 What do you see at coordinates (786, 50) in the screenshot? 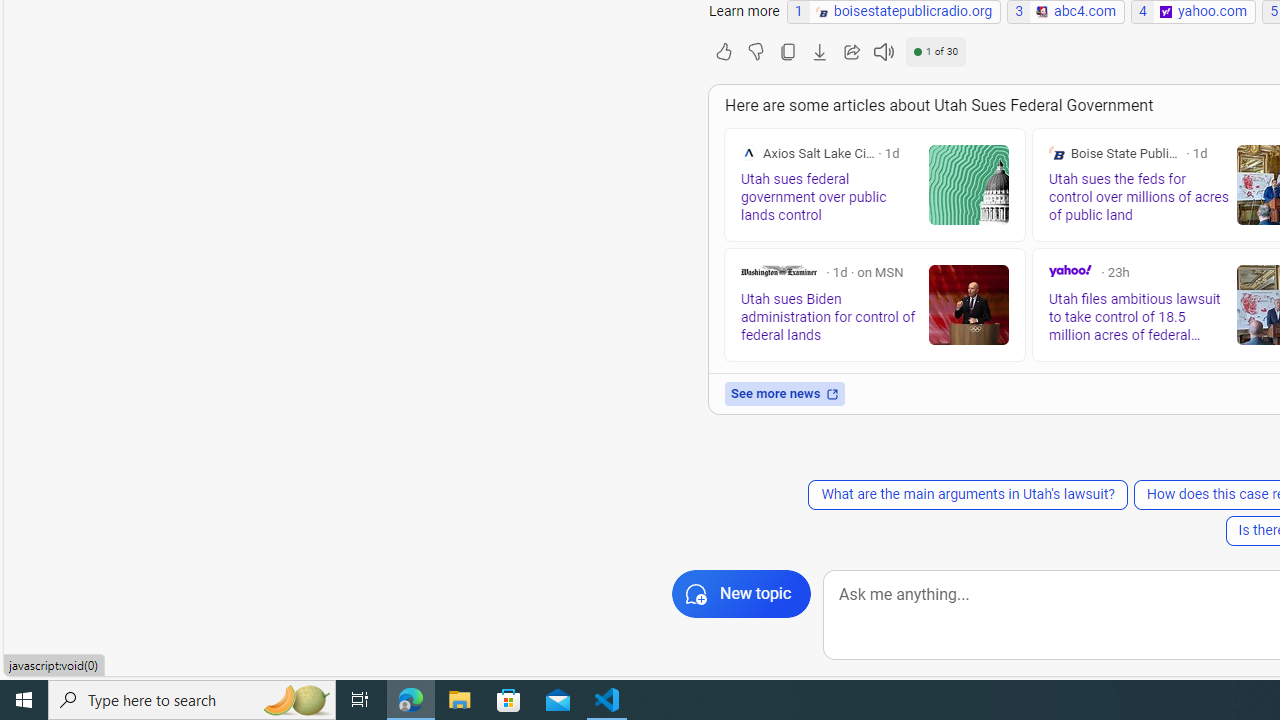
I see `'Copy'` at bounding box center [786, 50].